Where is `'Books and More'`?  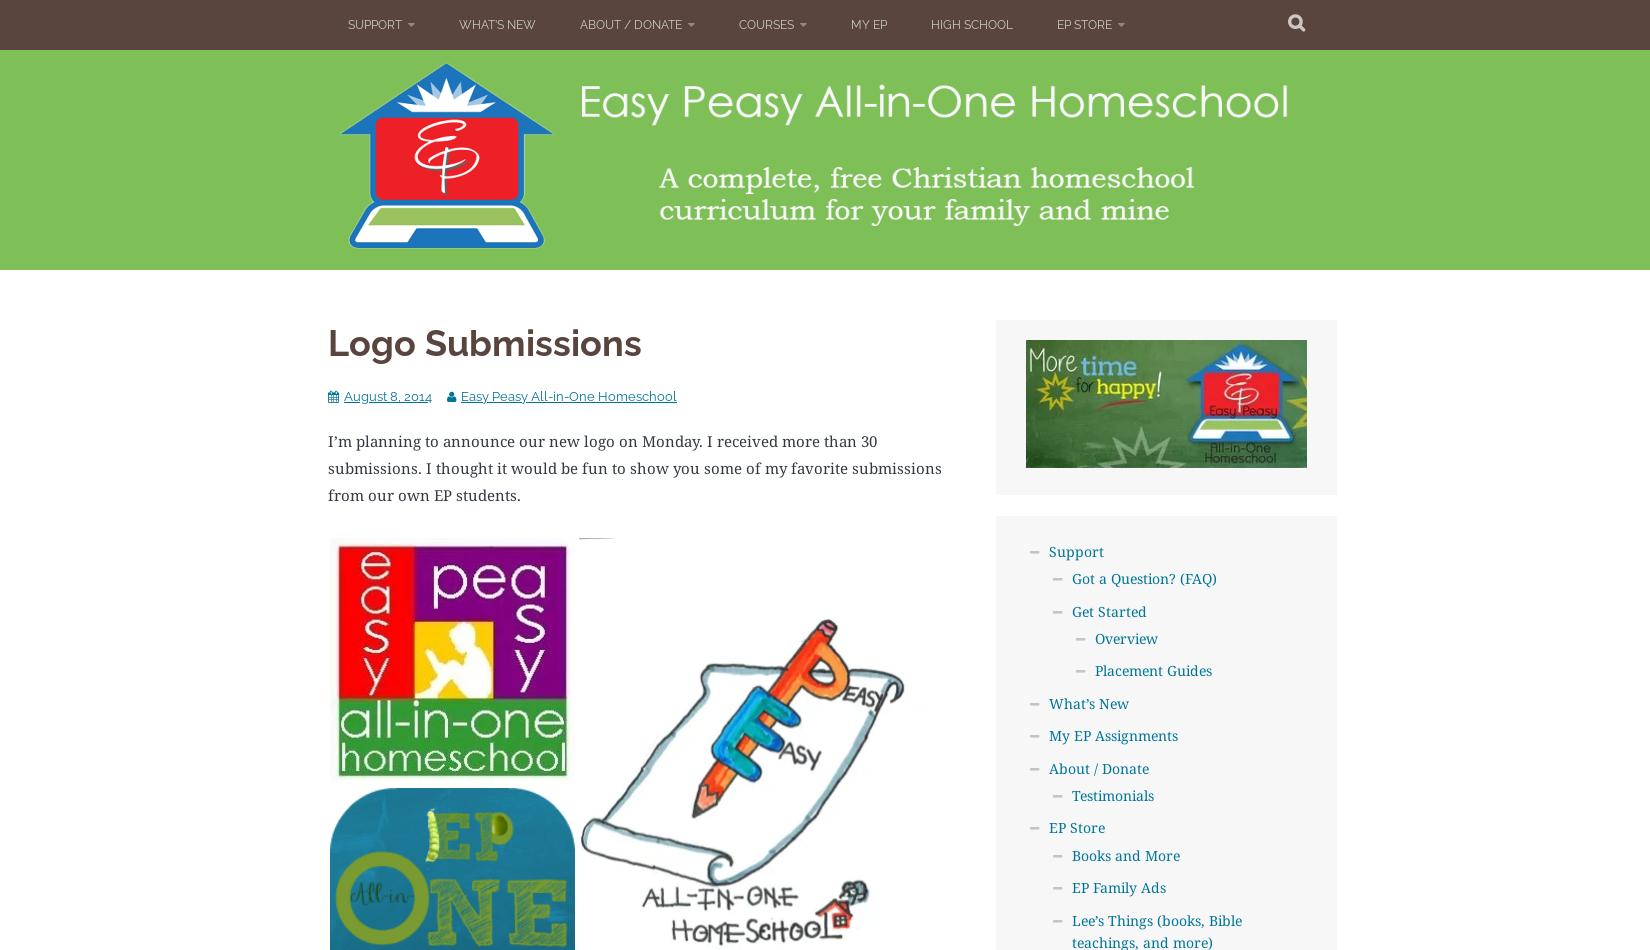
'Books and More' is located at coordinates (1124, 853).